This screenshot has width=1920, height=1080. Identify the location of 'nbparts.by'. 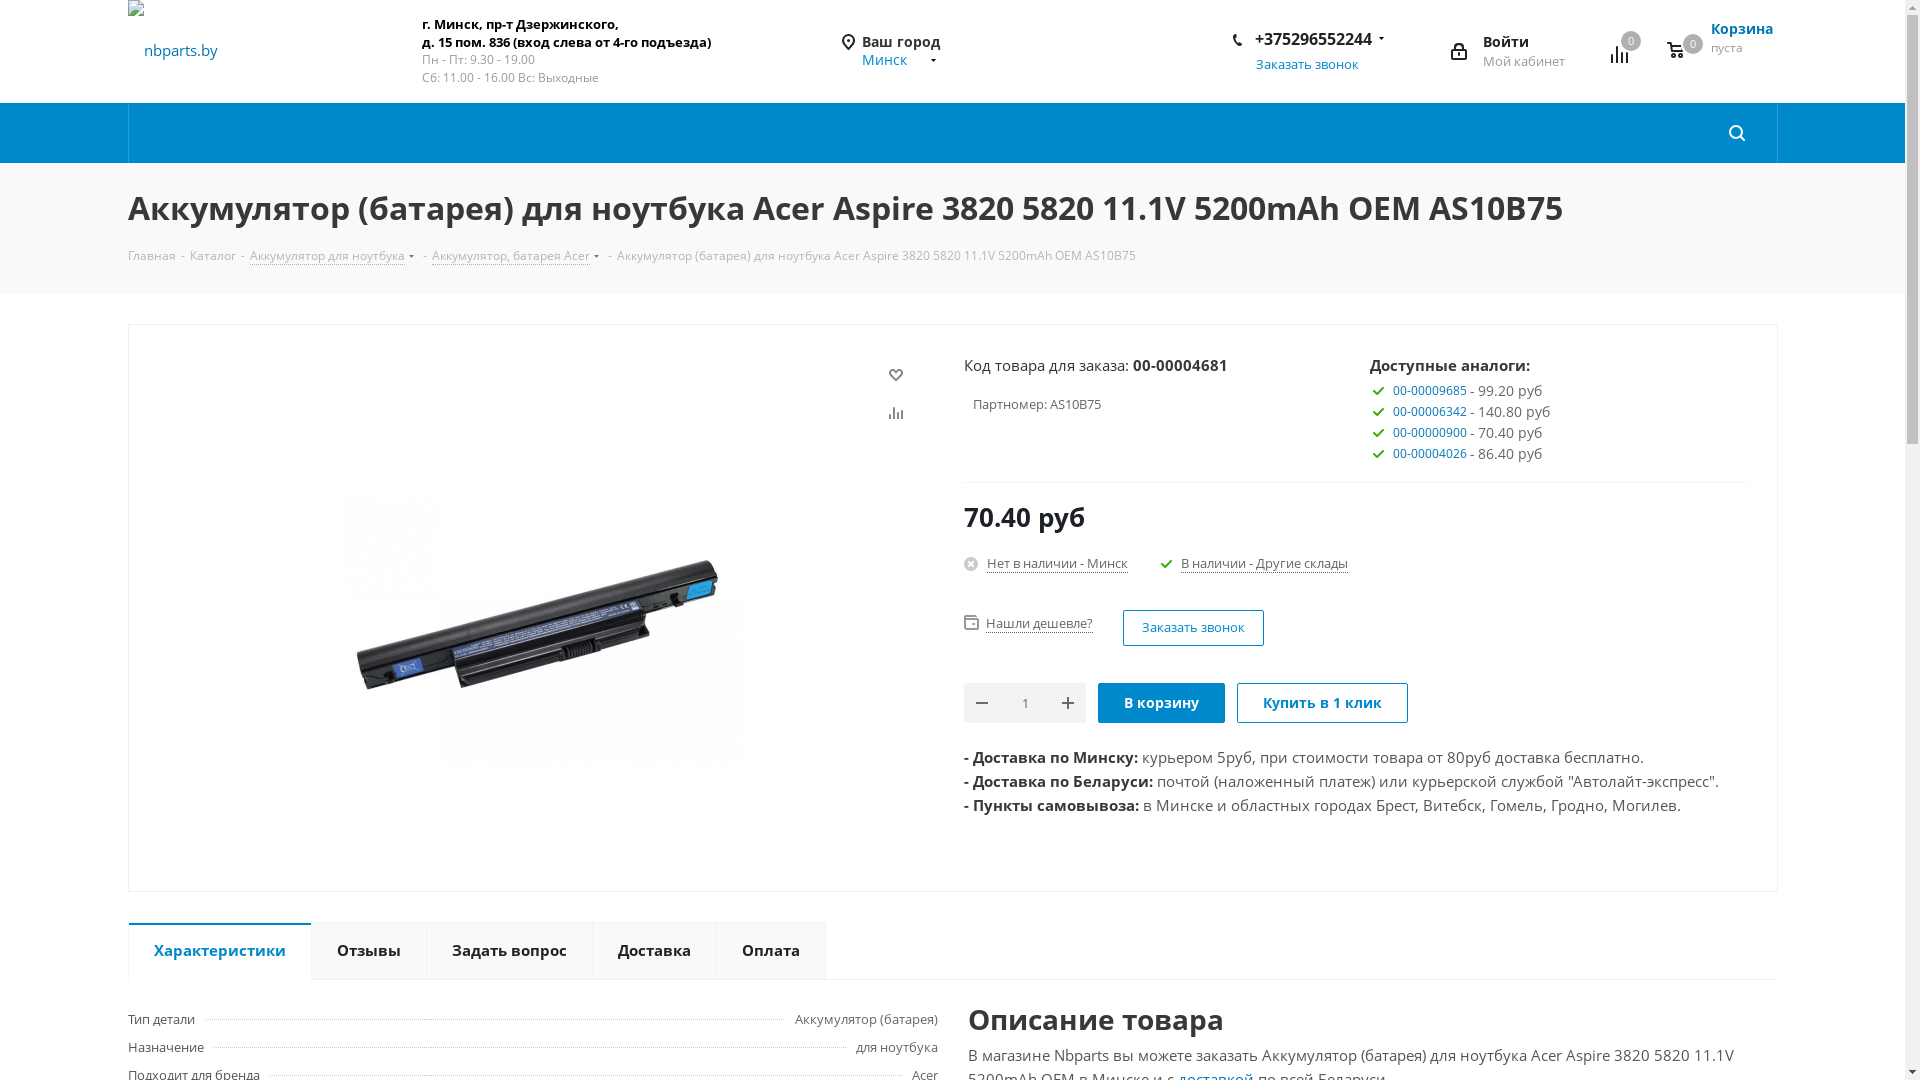
(172, 49).